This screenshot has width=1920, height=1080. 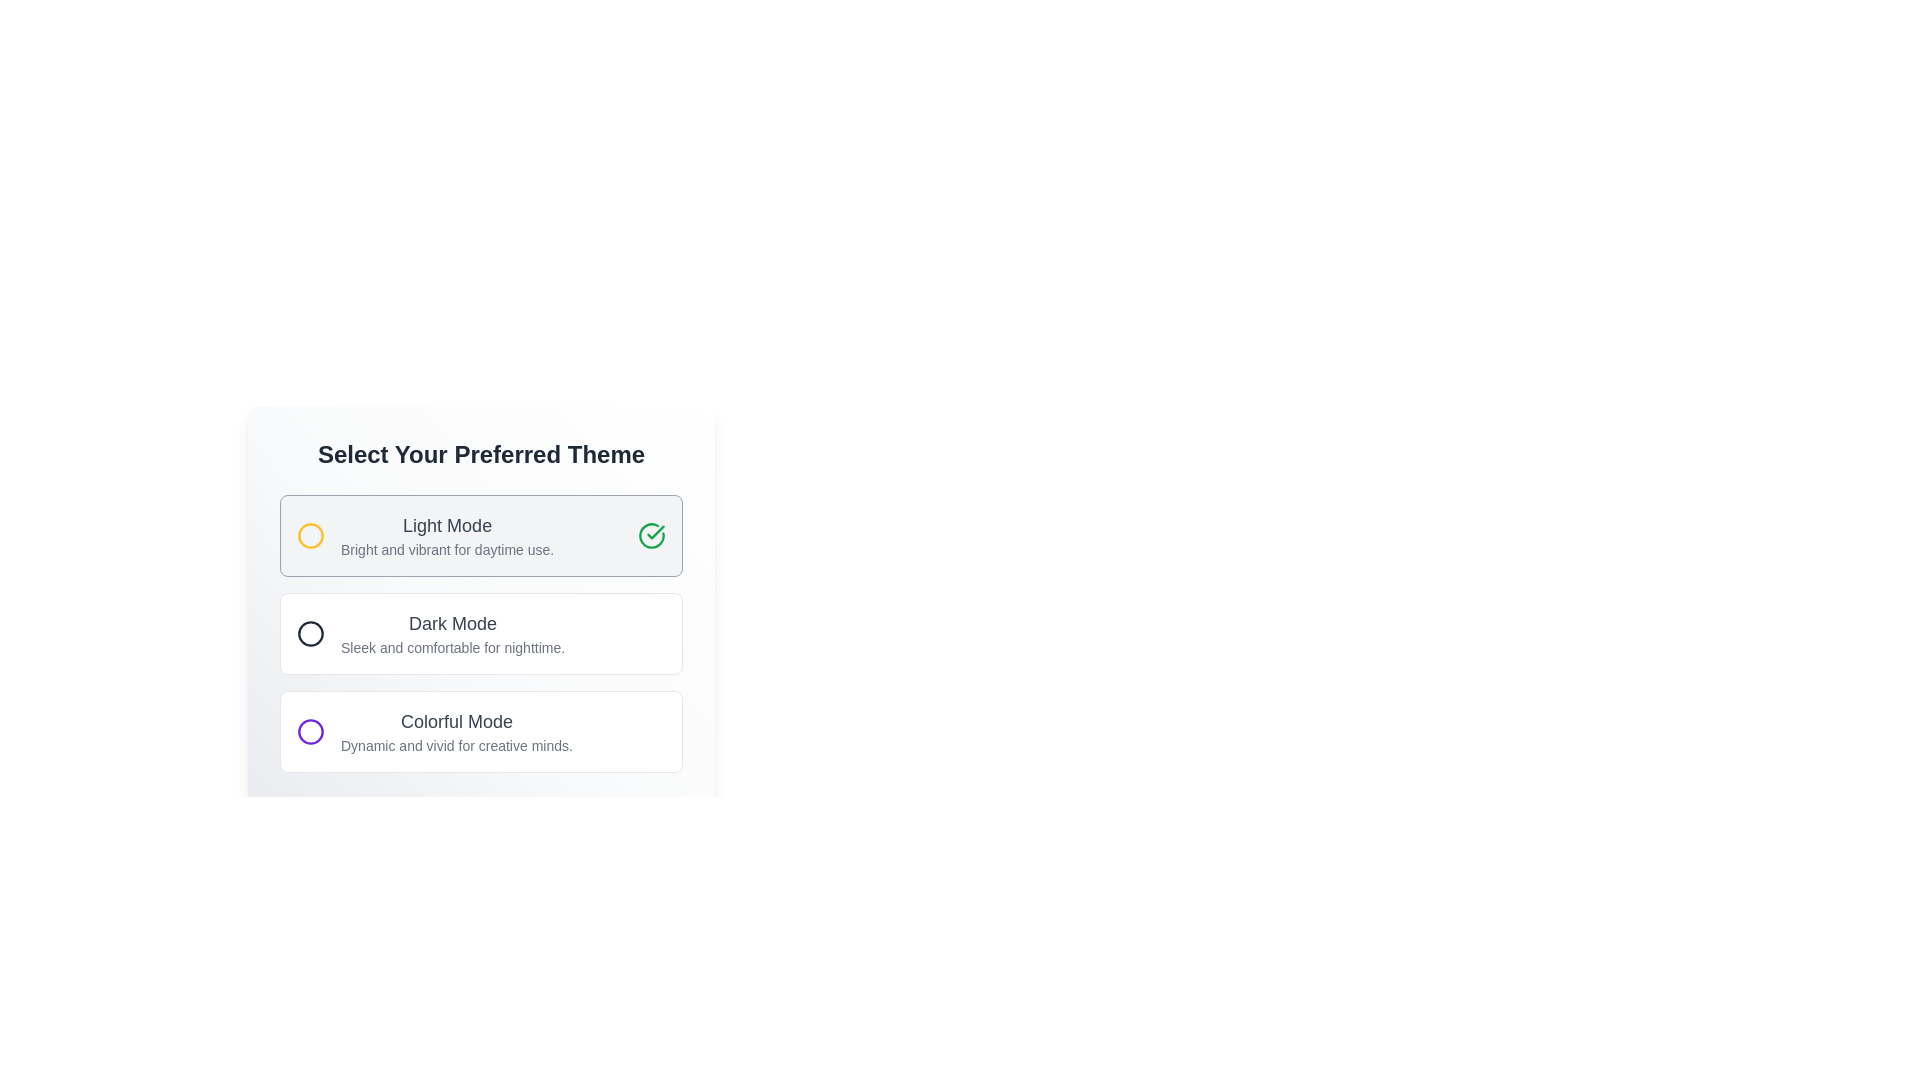 What do you see at coordinates (310, 535) in the screenshot?
I see `the circular icon with an orange ring and a white background, located to the left of the 'Light Mode' option` at bounding box center [310, 535].